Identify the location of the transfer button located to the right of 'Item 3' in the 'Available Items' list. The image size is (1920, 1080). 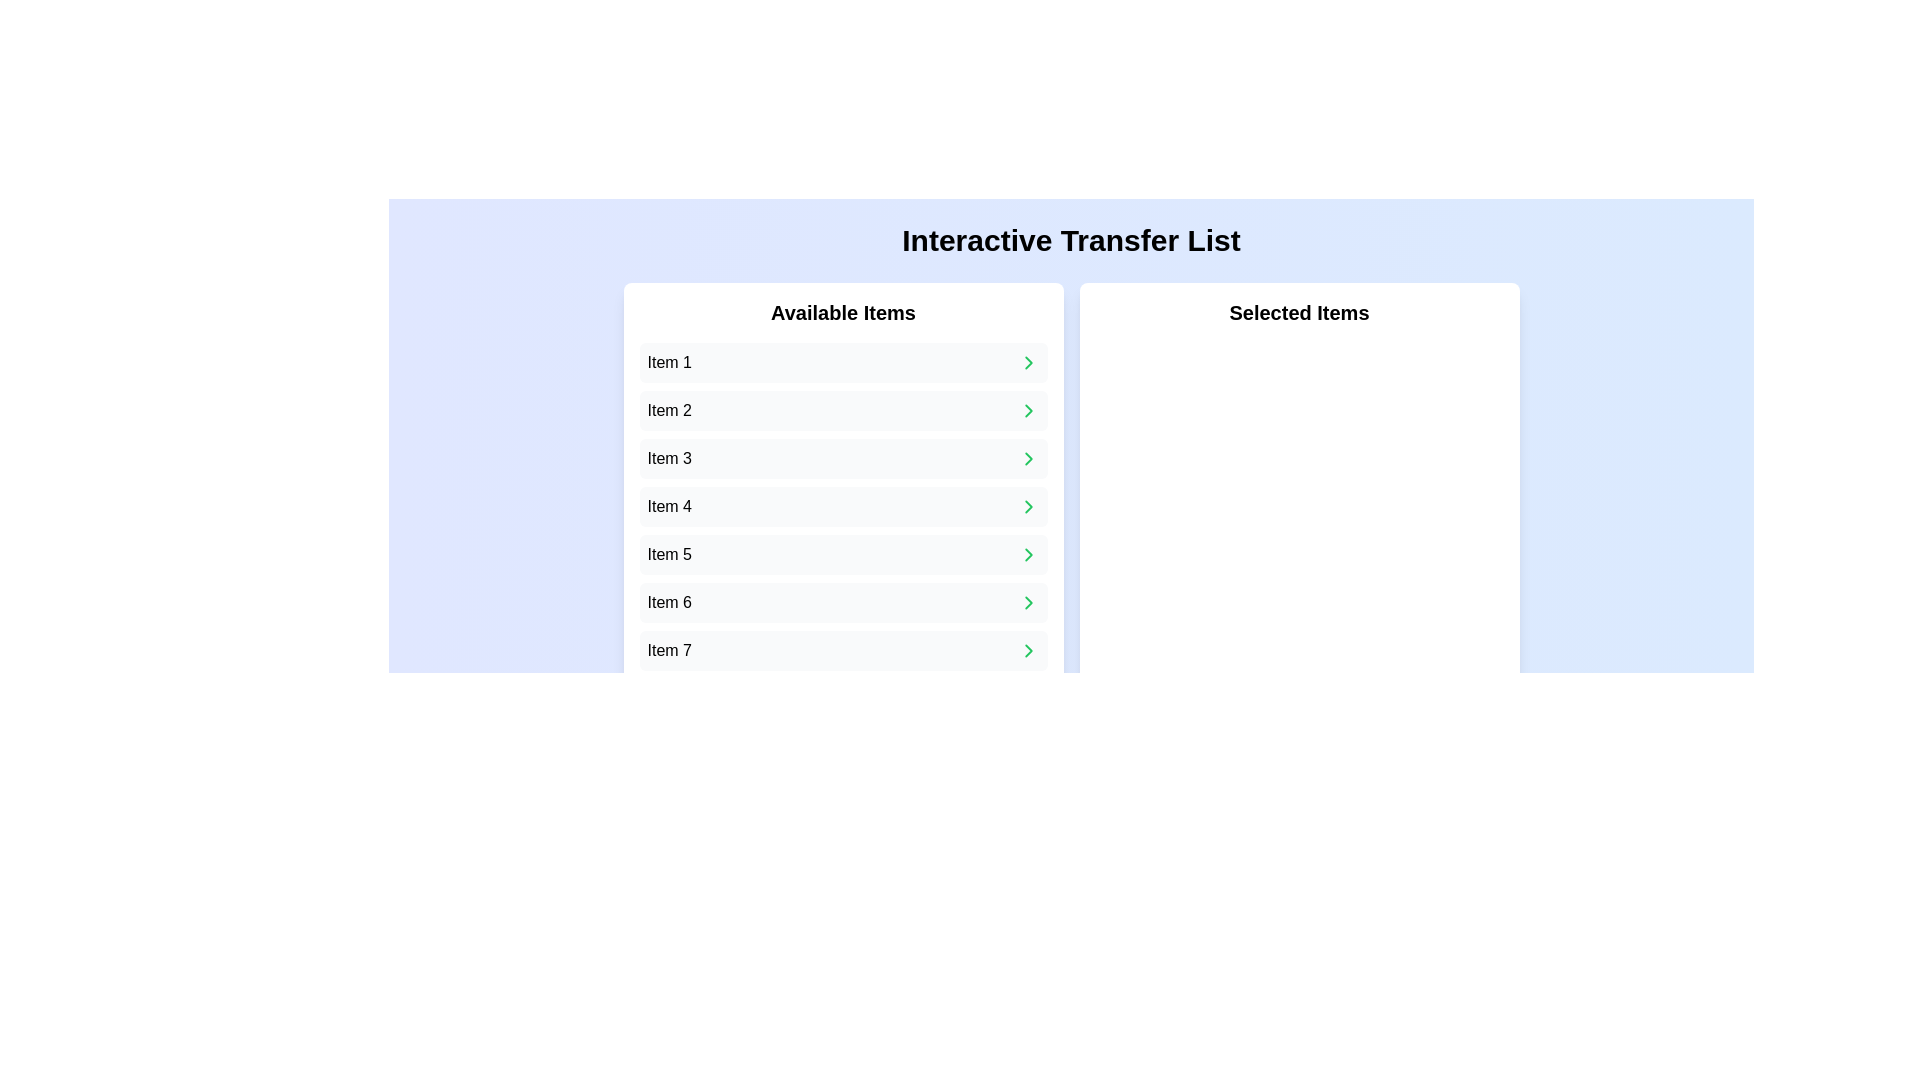
(1028, 459).